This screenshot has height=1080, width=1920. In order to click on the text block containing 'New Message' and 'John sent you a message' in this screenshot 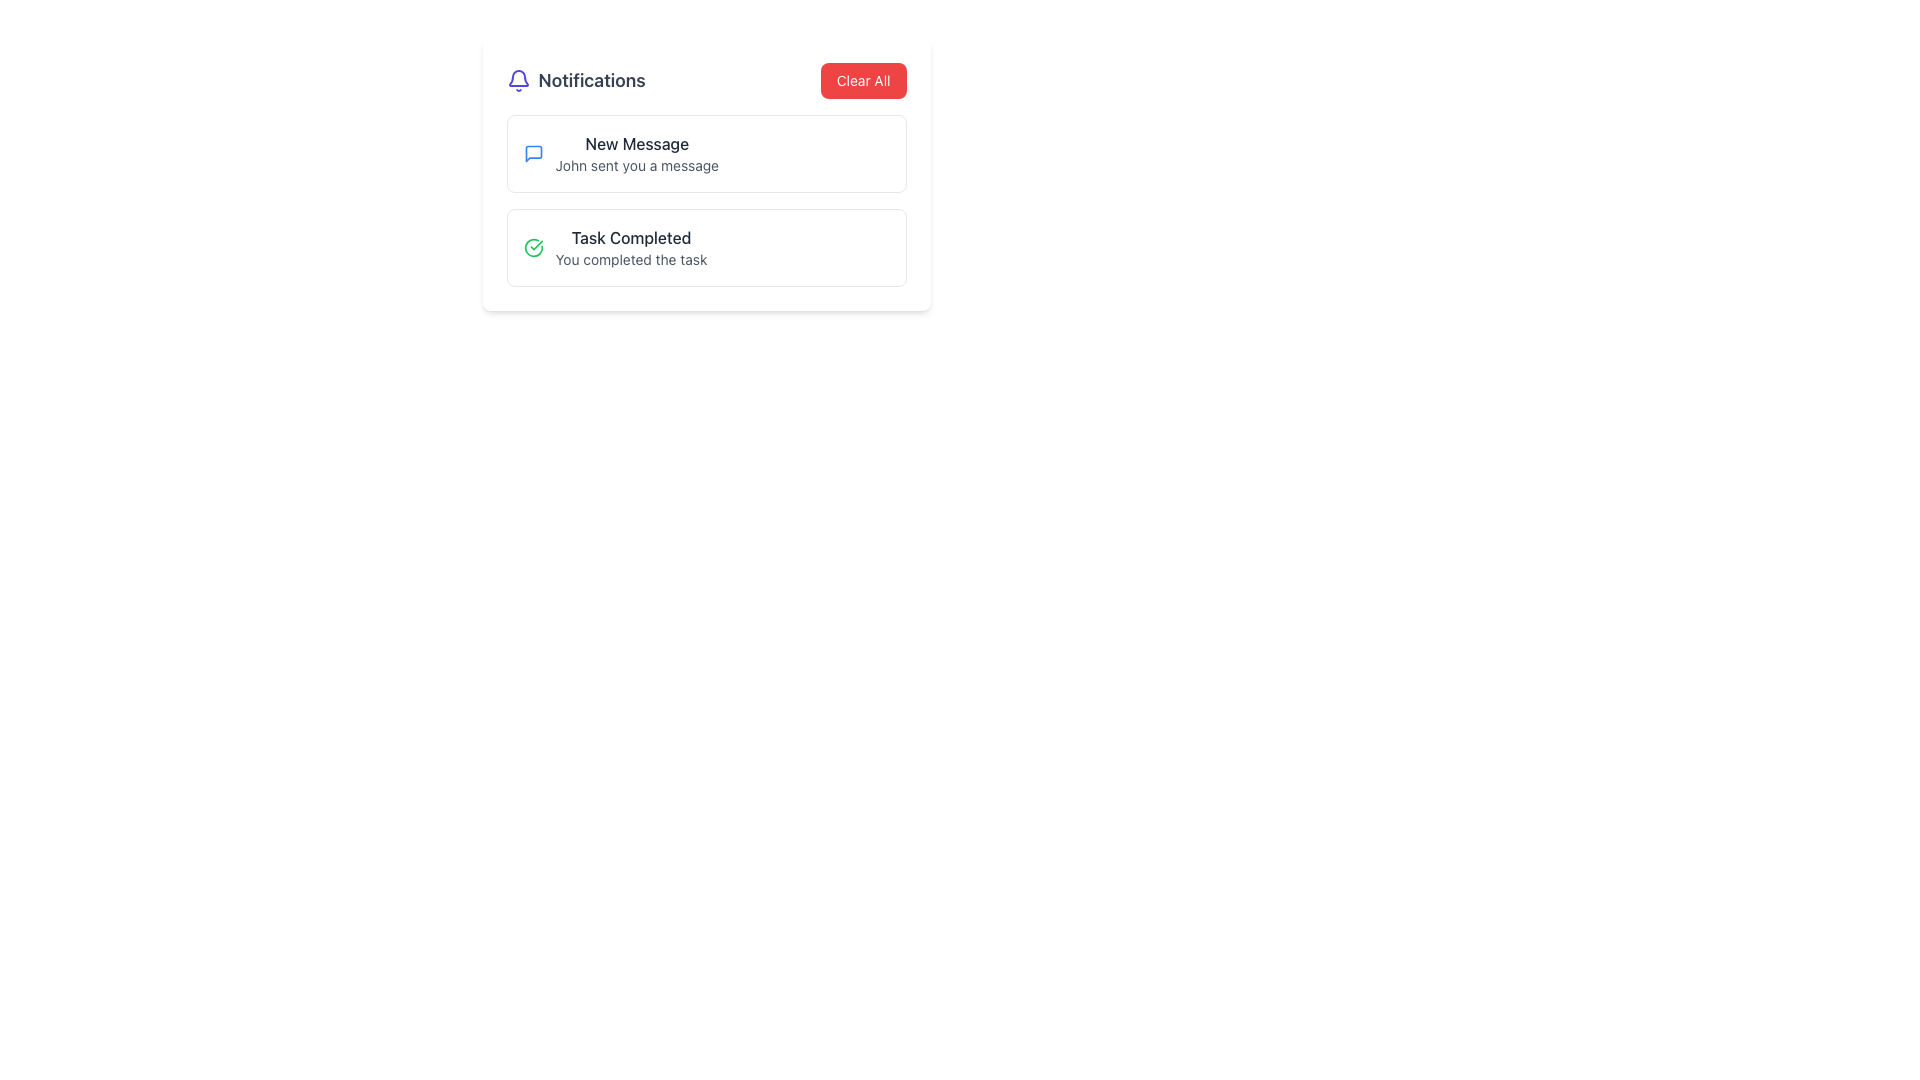, I will do `click(636, 153)`.